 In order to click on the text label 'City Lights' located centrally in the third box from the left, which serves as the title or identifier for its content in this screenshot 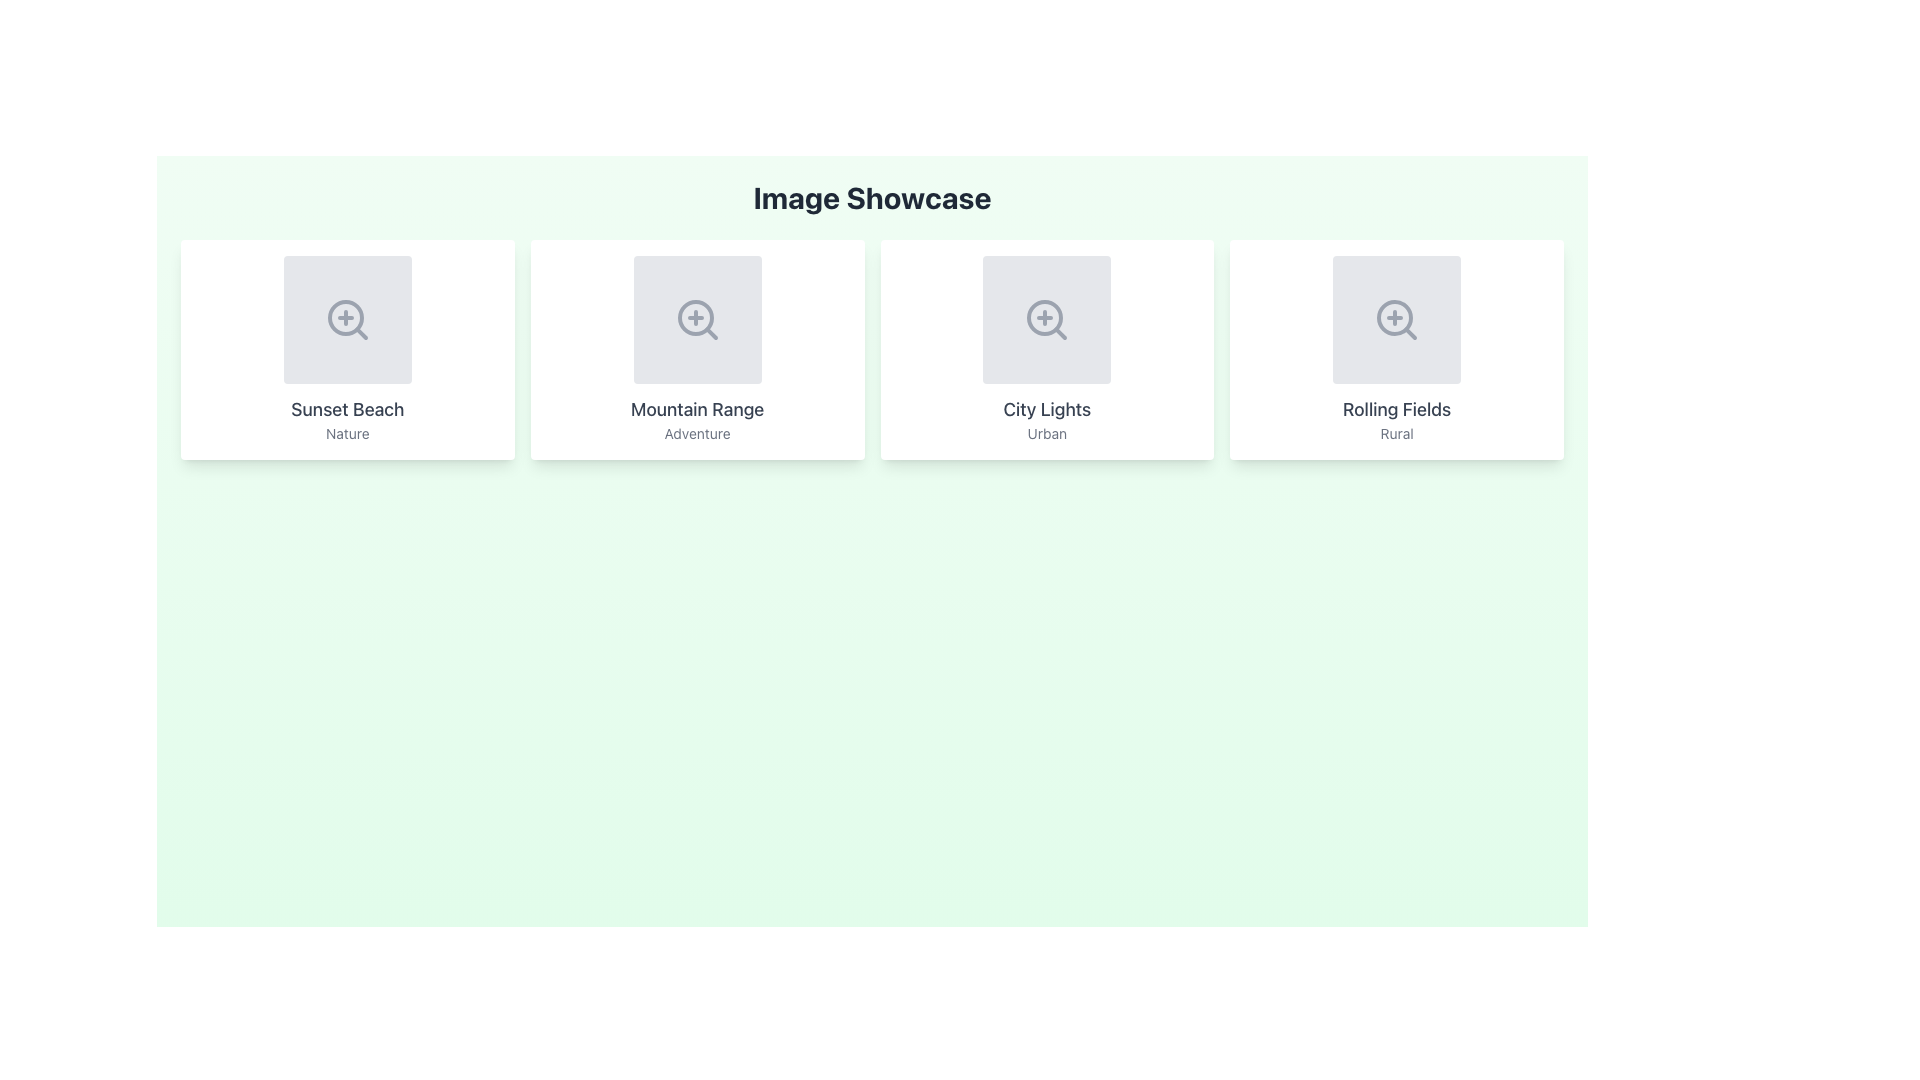, I will do `click(1046, 408)`.